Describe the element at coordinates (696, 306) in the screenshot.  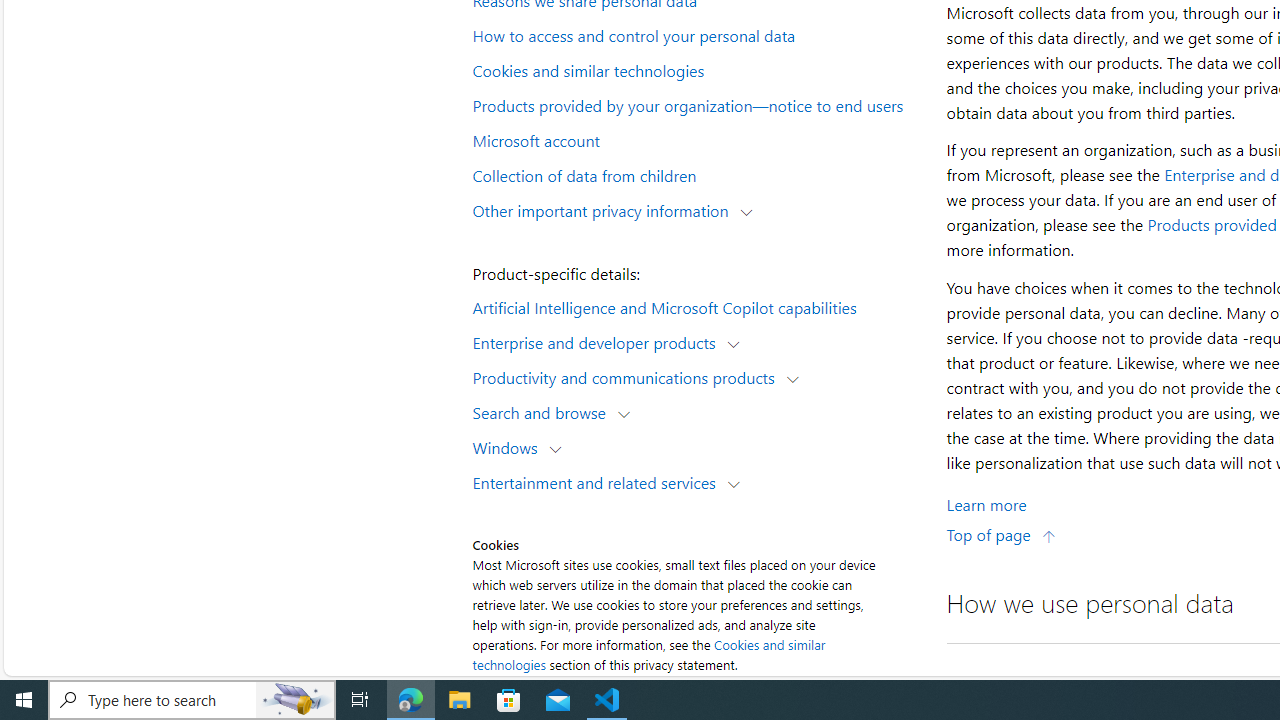
I see `'Artificial Intelligence and Microsoft Copilot capabilities'` at that location.